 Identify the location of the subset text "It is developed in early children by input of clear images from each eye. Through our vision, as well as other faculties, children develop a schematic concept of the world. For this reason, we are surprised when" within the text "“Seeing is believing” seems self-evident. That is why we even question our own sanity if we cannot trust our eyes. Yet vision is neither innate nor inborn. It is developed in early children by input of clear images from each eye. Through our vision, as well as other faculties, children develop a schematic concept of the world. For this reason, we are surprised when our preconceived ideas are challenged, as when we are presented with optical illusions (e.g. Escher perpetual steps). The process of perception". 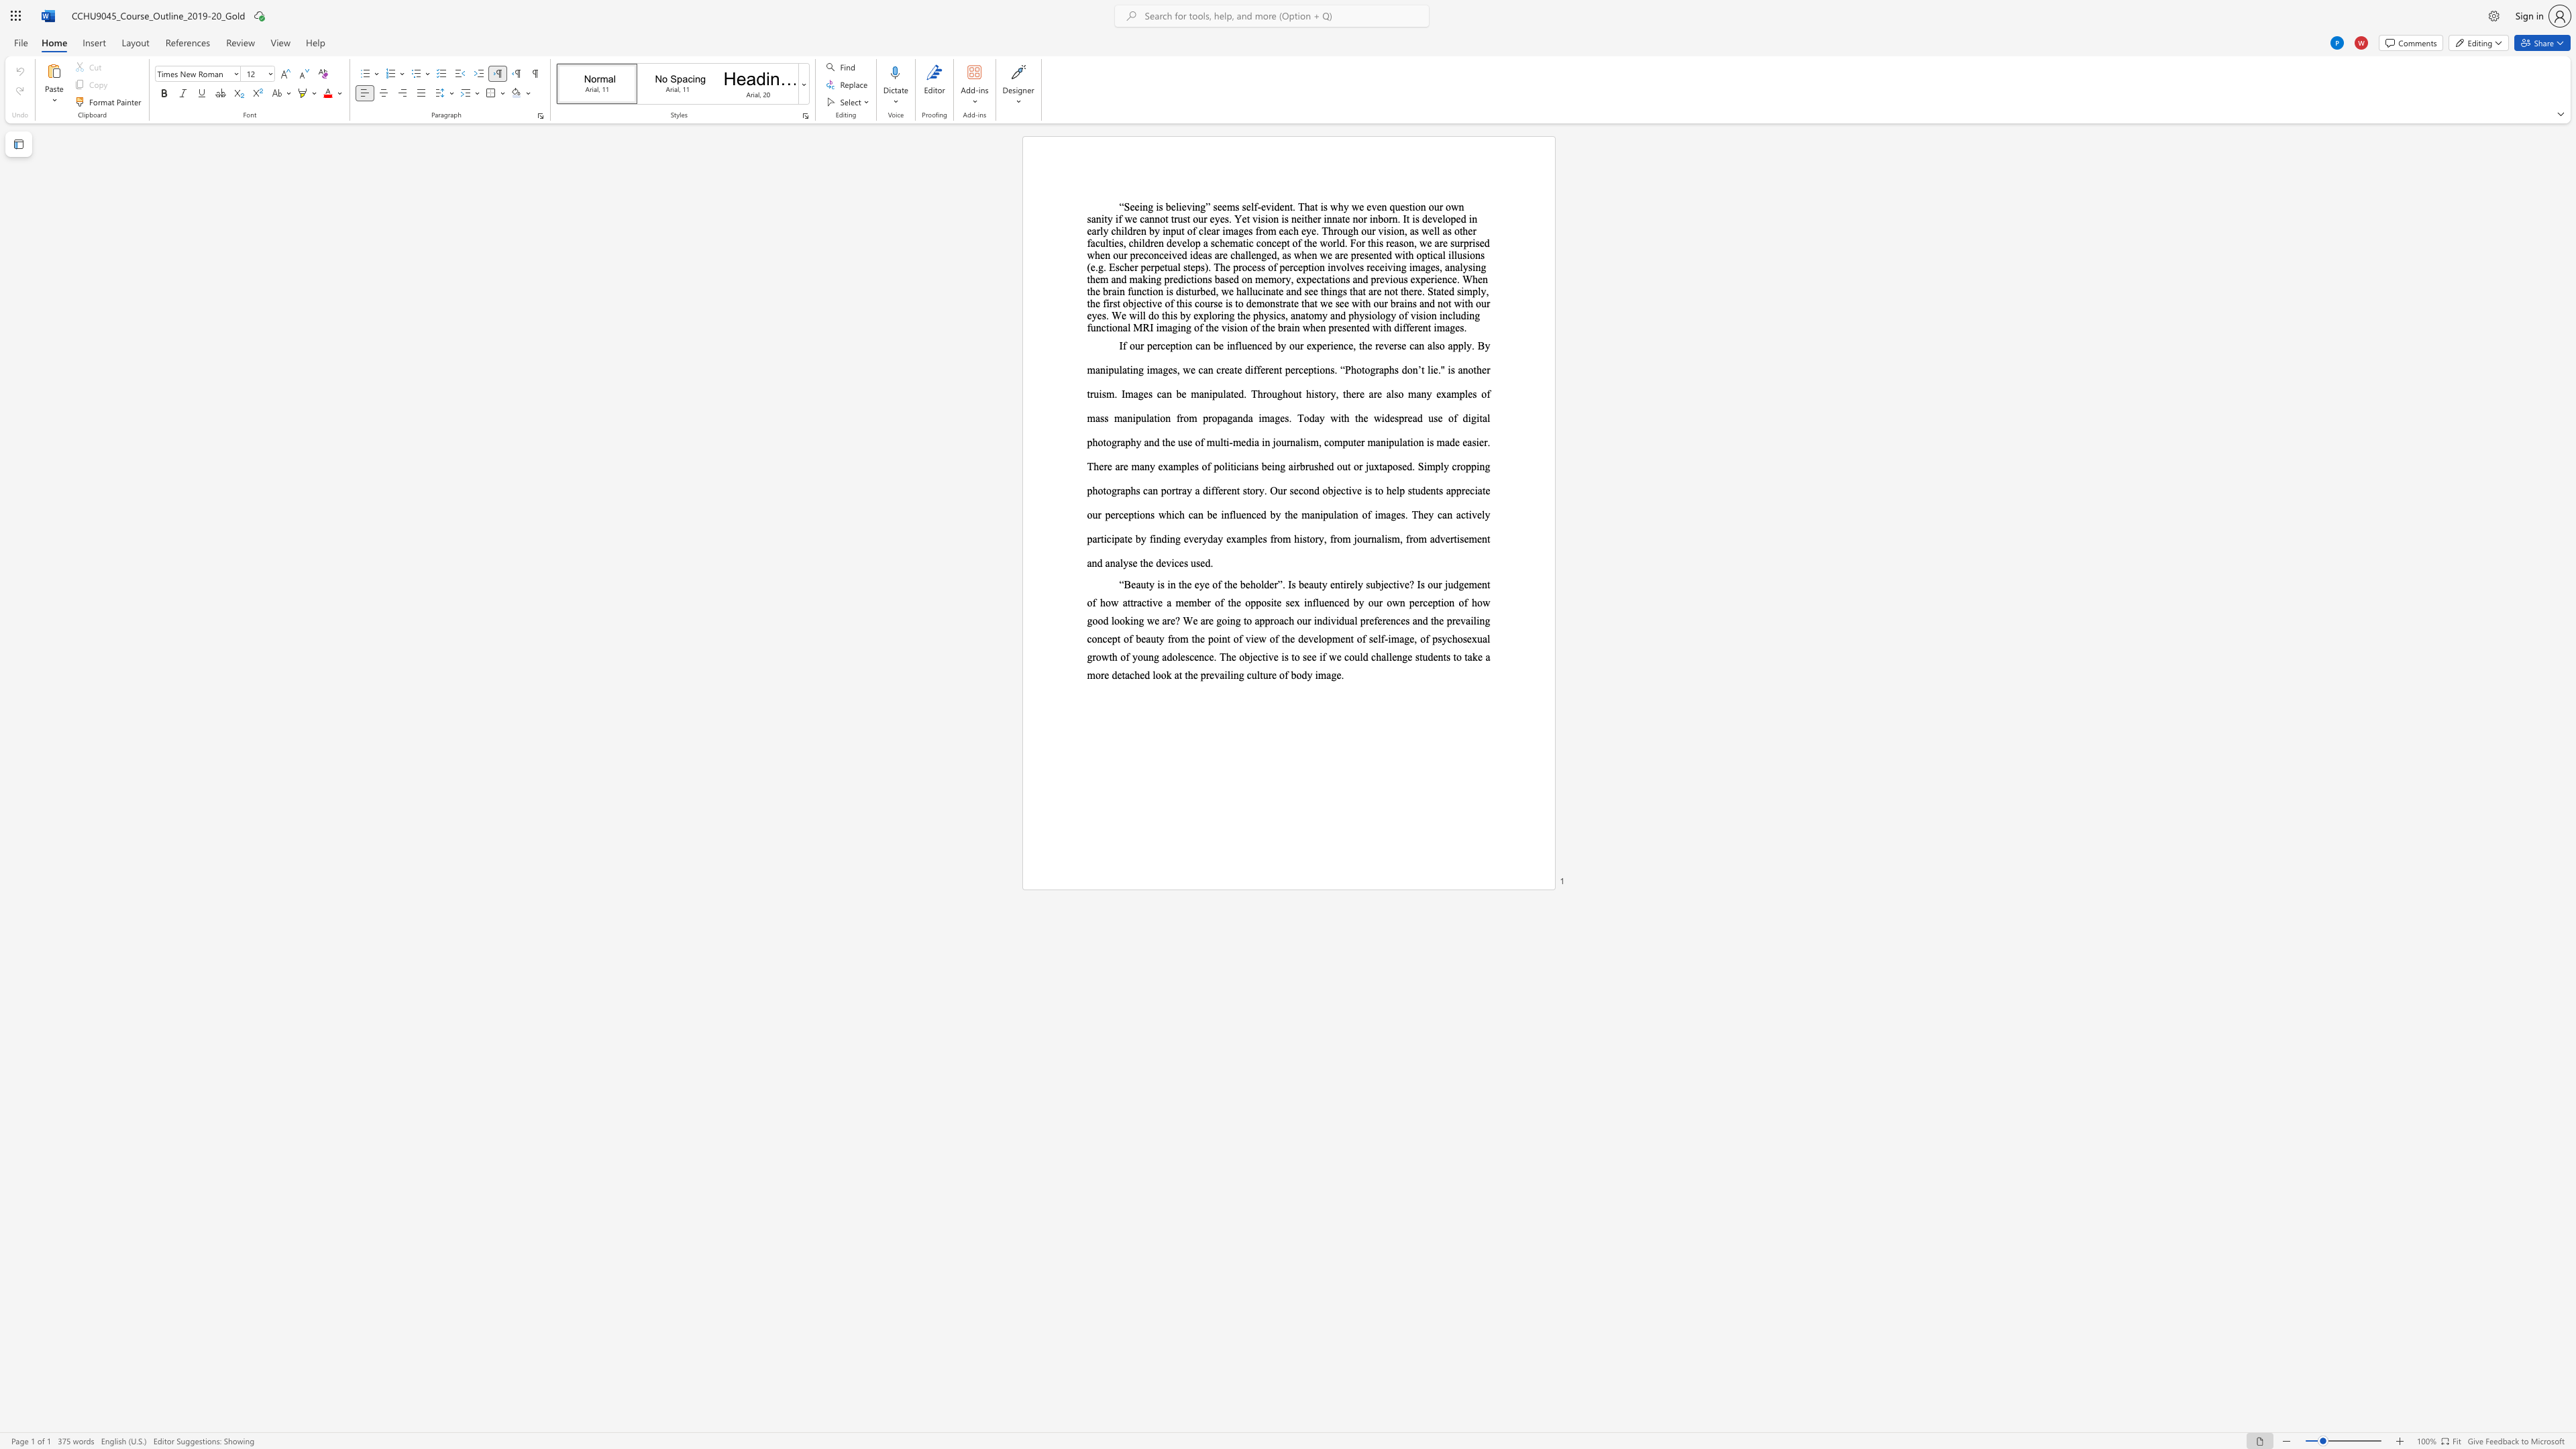
(1403, 218).